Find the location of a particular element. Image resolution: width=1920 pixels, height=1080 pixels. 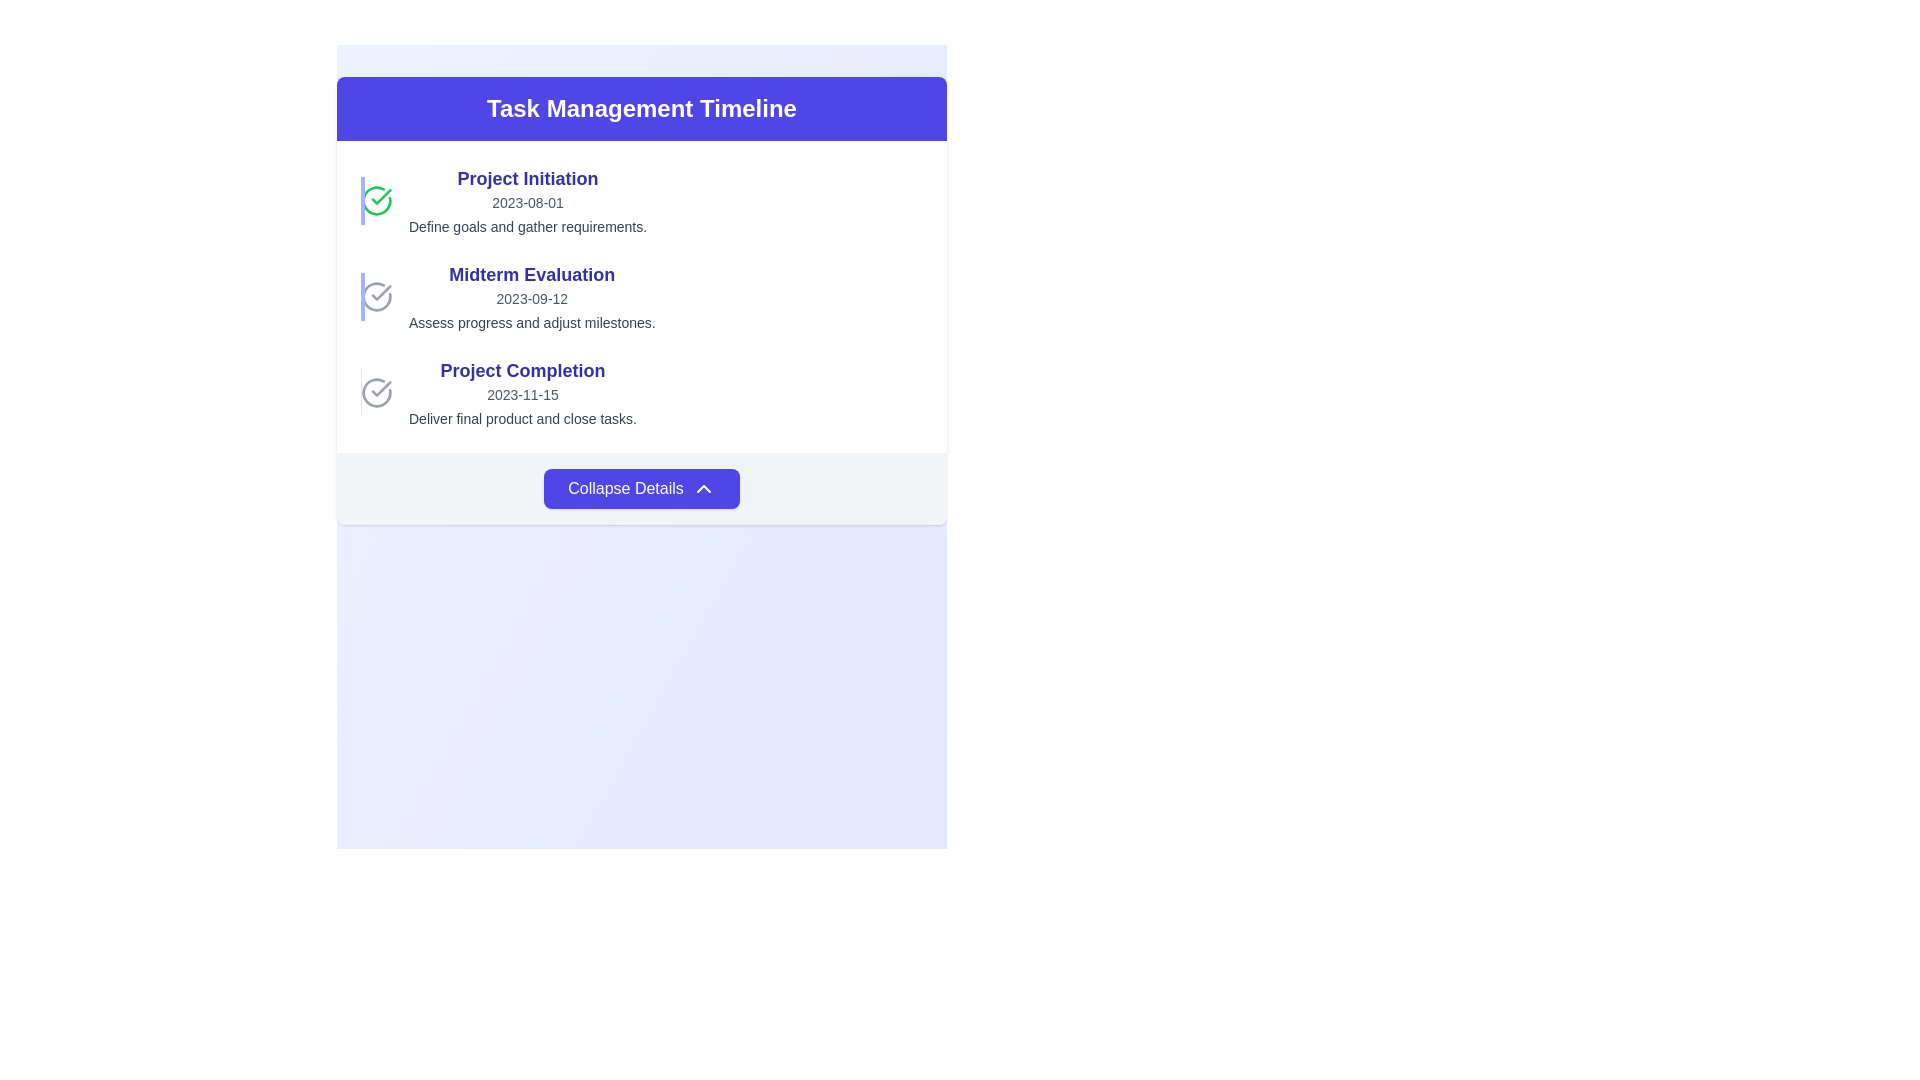

the informational text block titled 'Midterm Evaluation' which includes the date '2023-09-12' and description 'Assess progress and adjust milestones' is located at coordinates (532, 297).